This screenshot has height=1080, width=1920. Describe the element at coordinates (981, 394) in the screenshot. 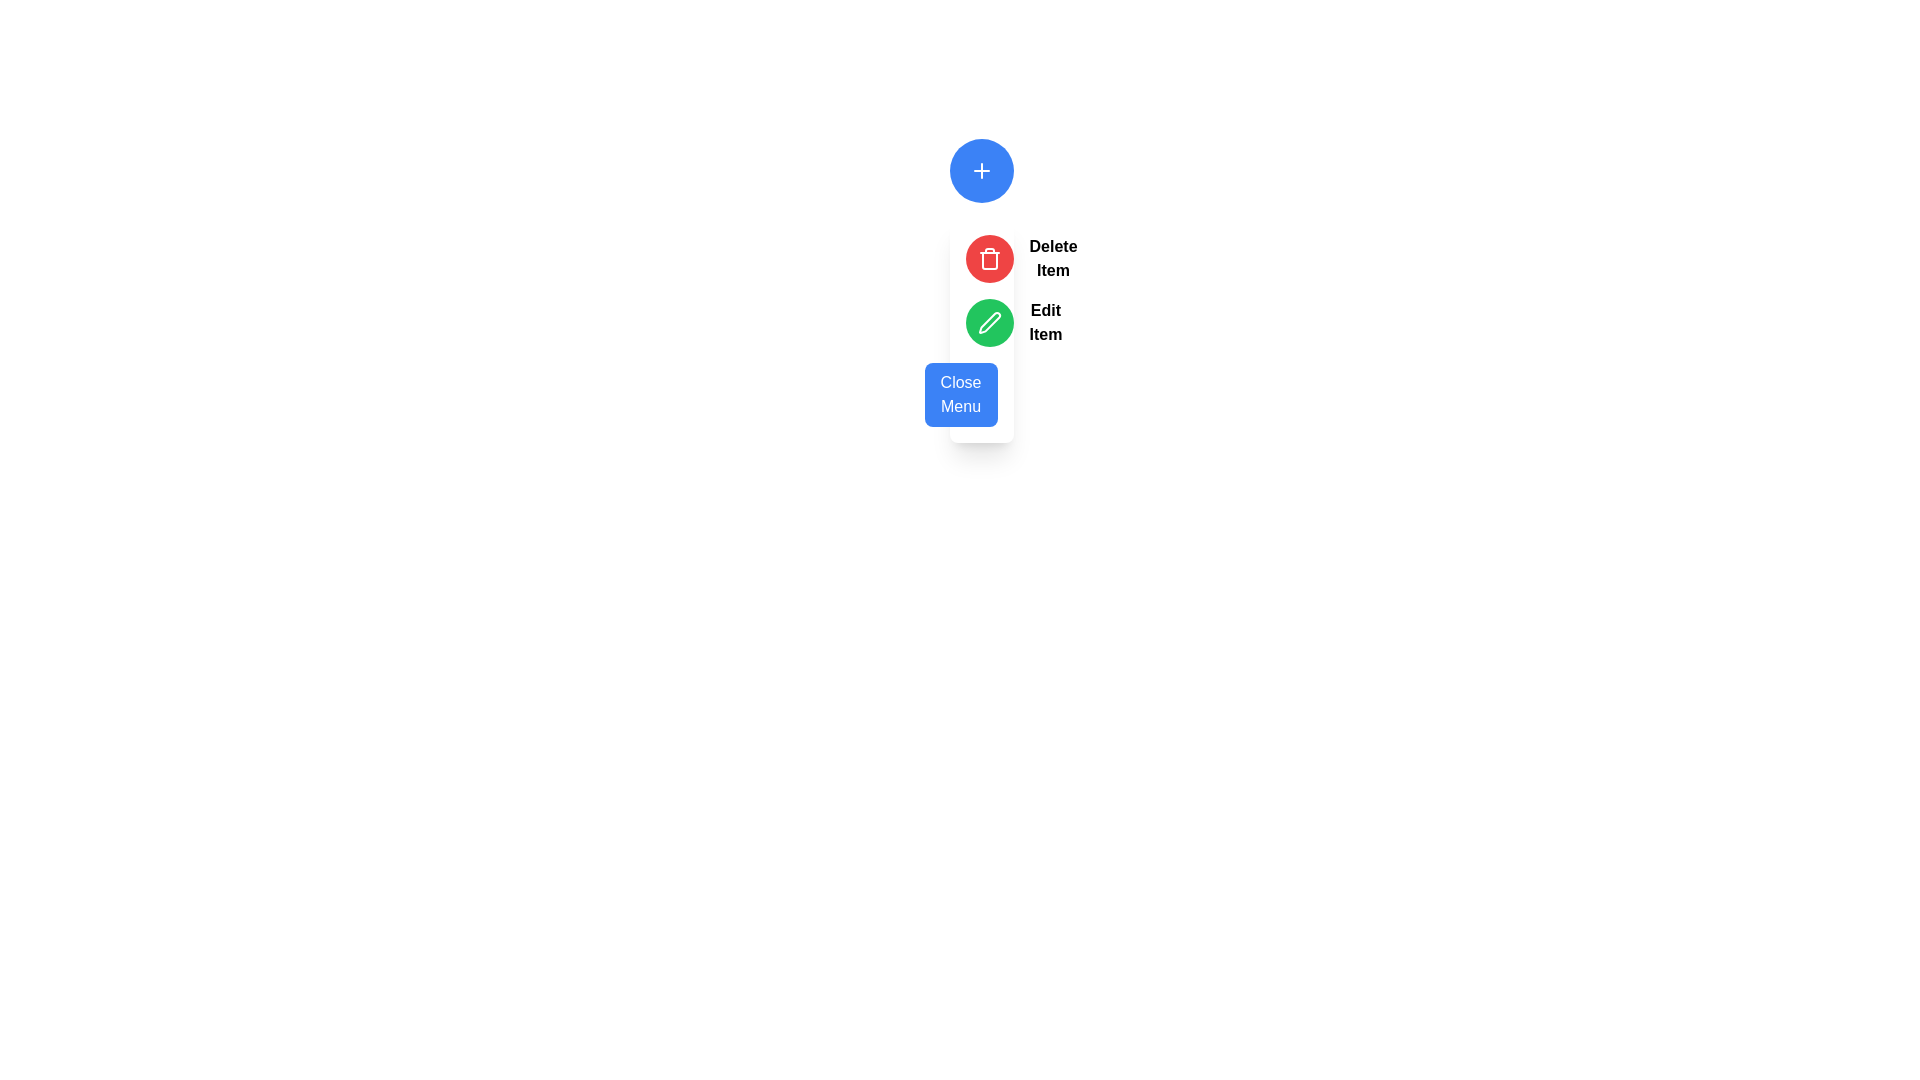

I see `the close button located in the top right of the menu panel` at that location.